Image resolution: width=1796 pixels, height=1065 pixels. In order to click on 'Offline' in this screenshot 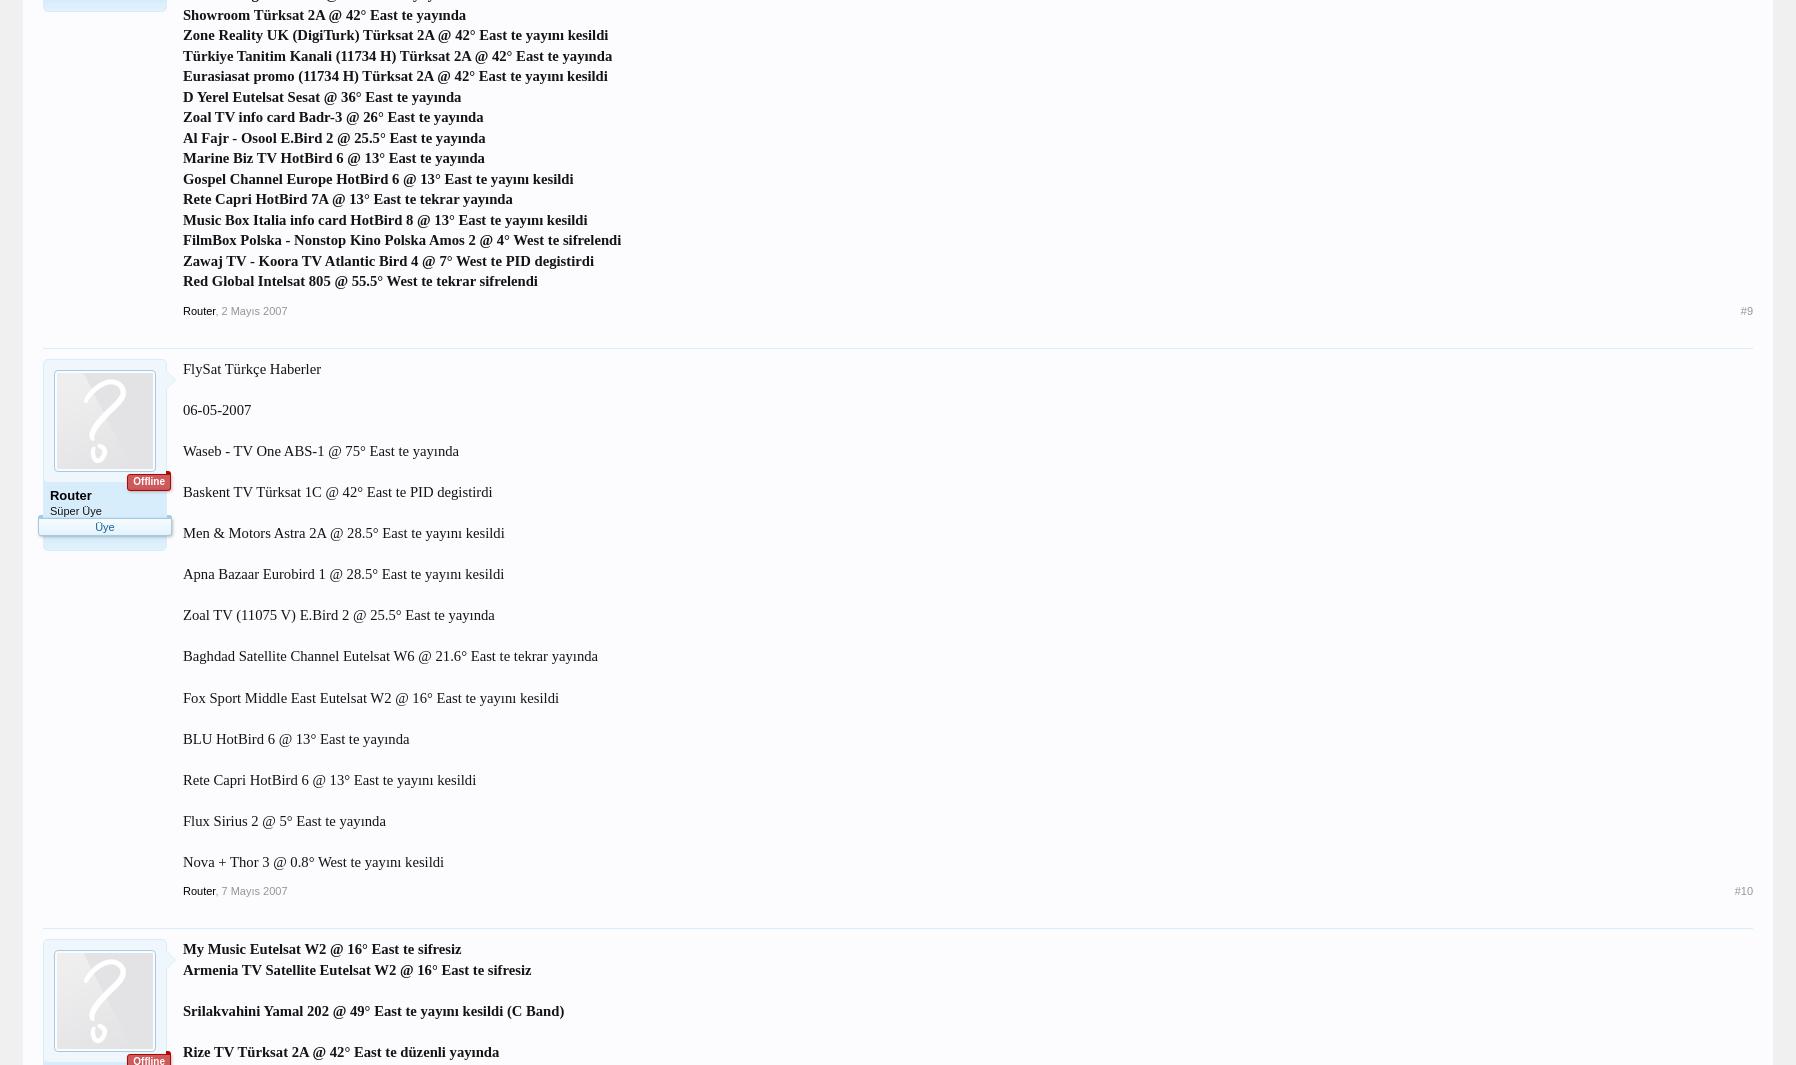, I will do `click(147, 480)`.